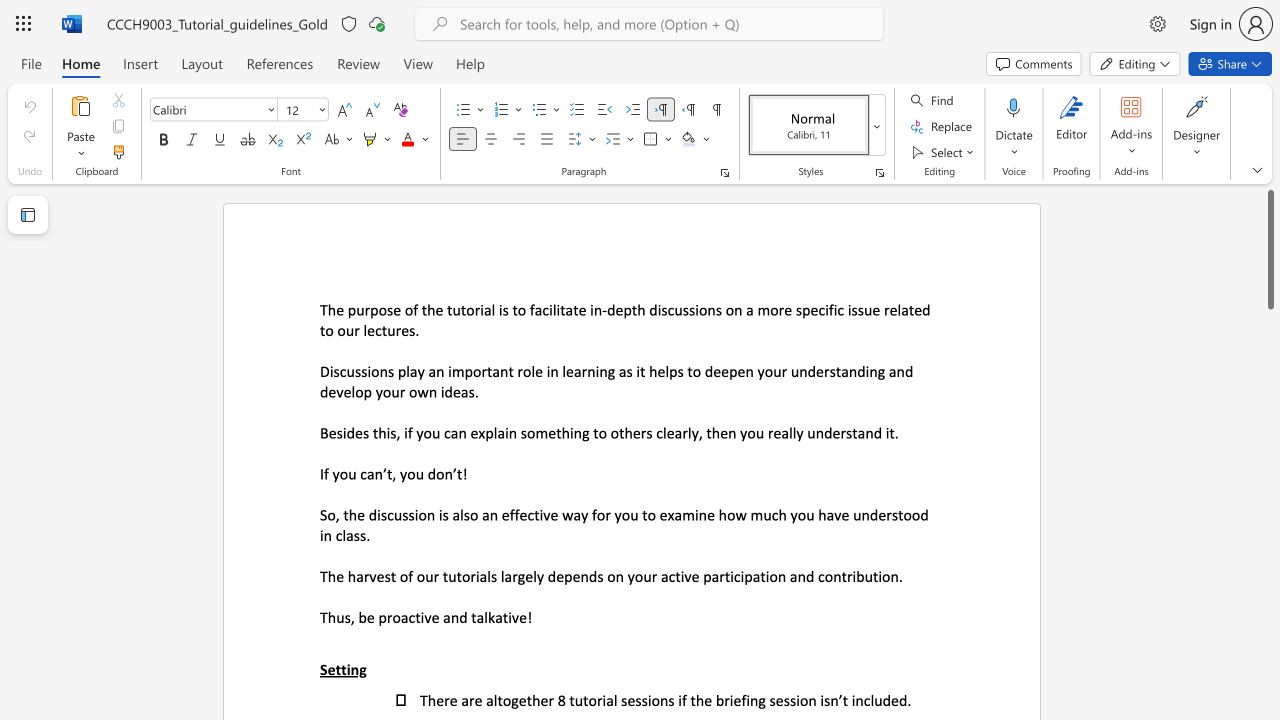 The image size is (1280, 720). Describe the element at coordinates (1269, 380) in the screenshot. I see `the scrollbar to adjust the page downward` at that location.